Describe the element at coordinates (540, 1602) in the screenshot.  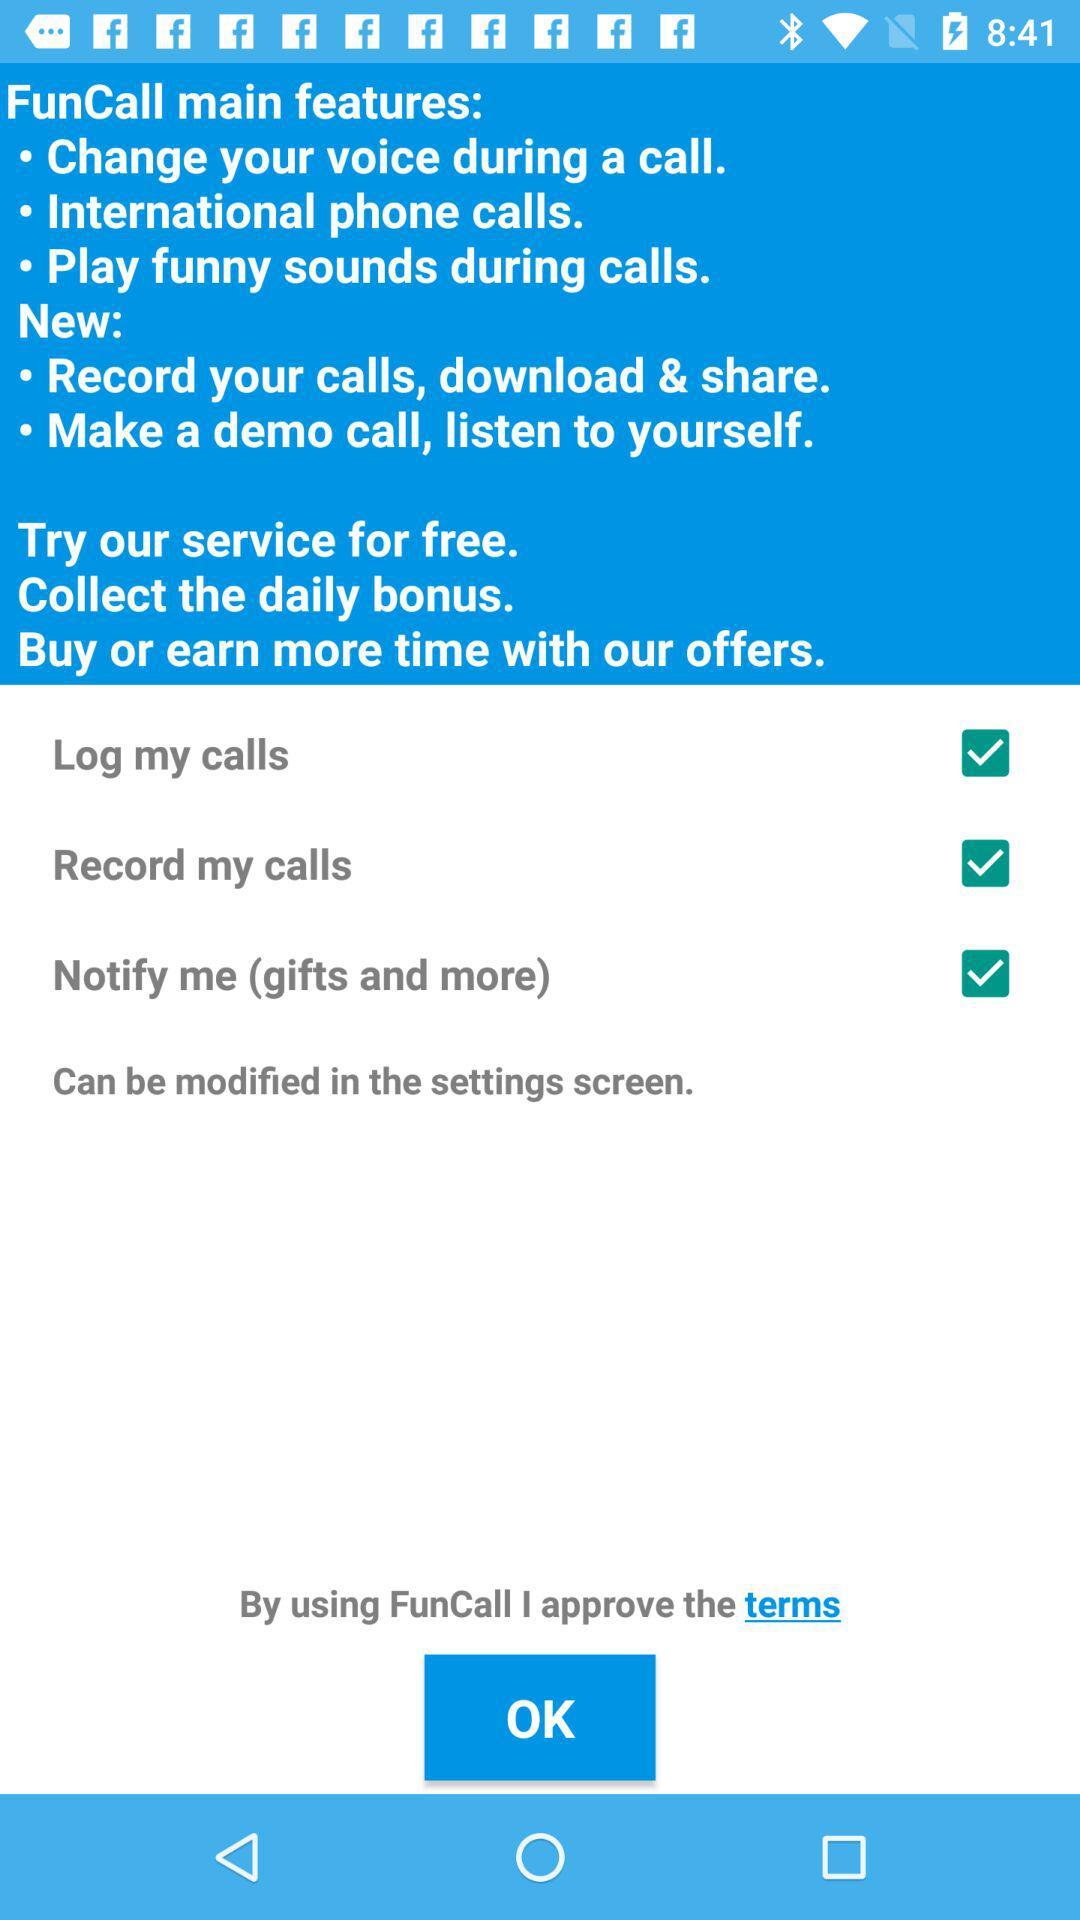
I see `the button above the ok icon` at that location.